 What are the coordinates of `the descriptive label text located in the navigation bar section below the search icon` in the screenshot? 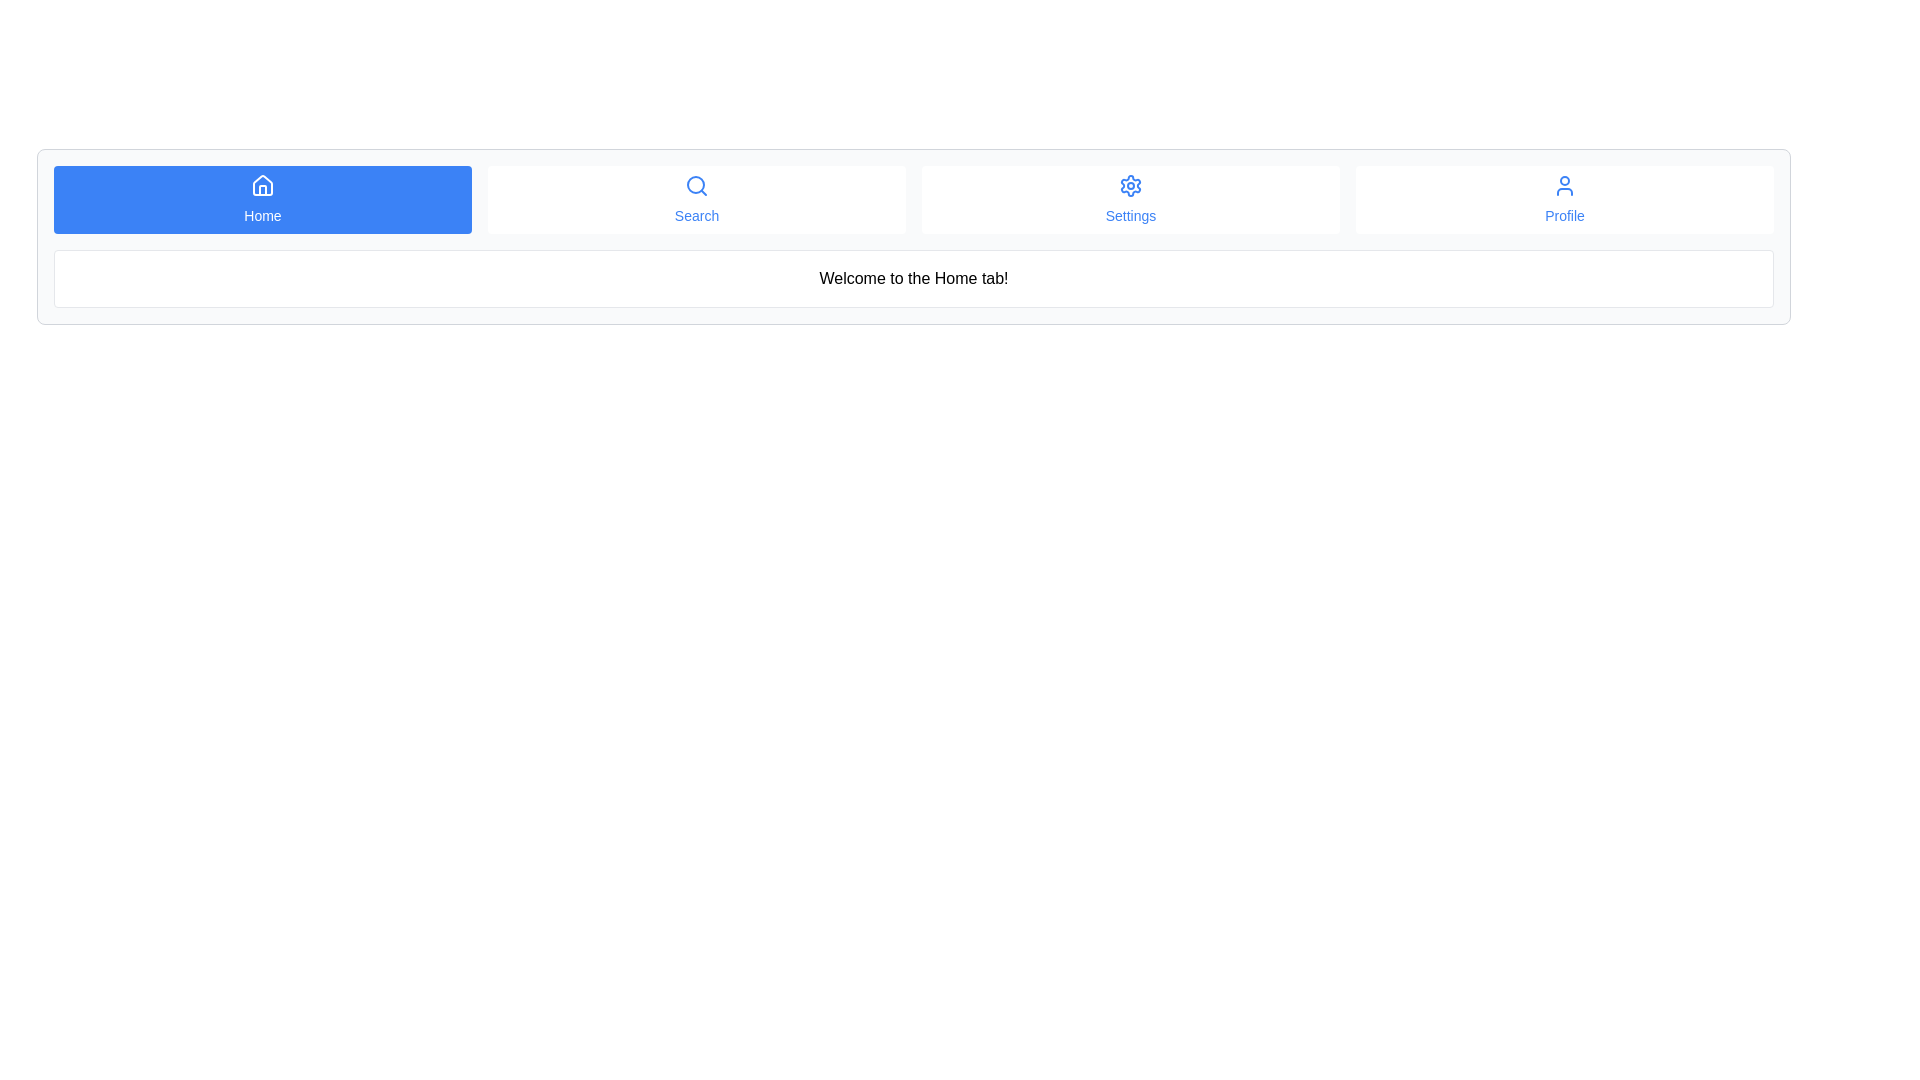 It's located at (696, 216).